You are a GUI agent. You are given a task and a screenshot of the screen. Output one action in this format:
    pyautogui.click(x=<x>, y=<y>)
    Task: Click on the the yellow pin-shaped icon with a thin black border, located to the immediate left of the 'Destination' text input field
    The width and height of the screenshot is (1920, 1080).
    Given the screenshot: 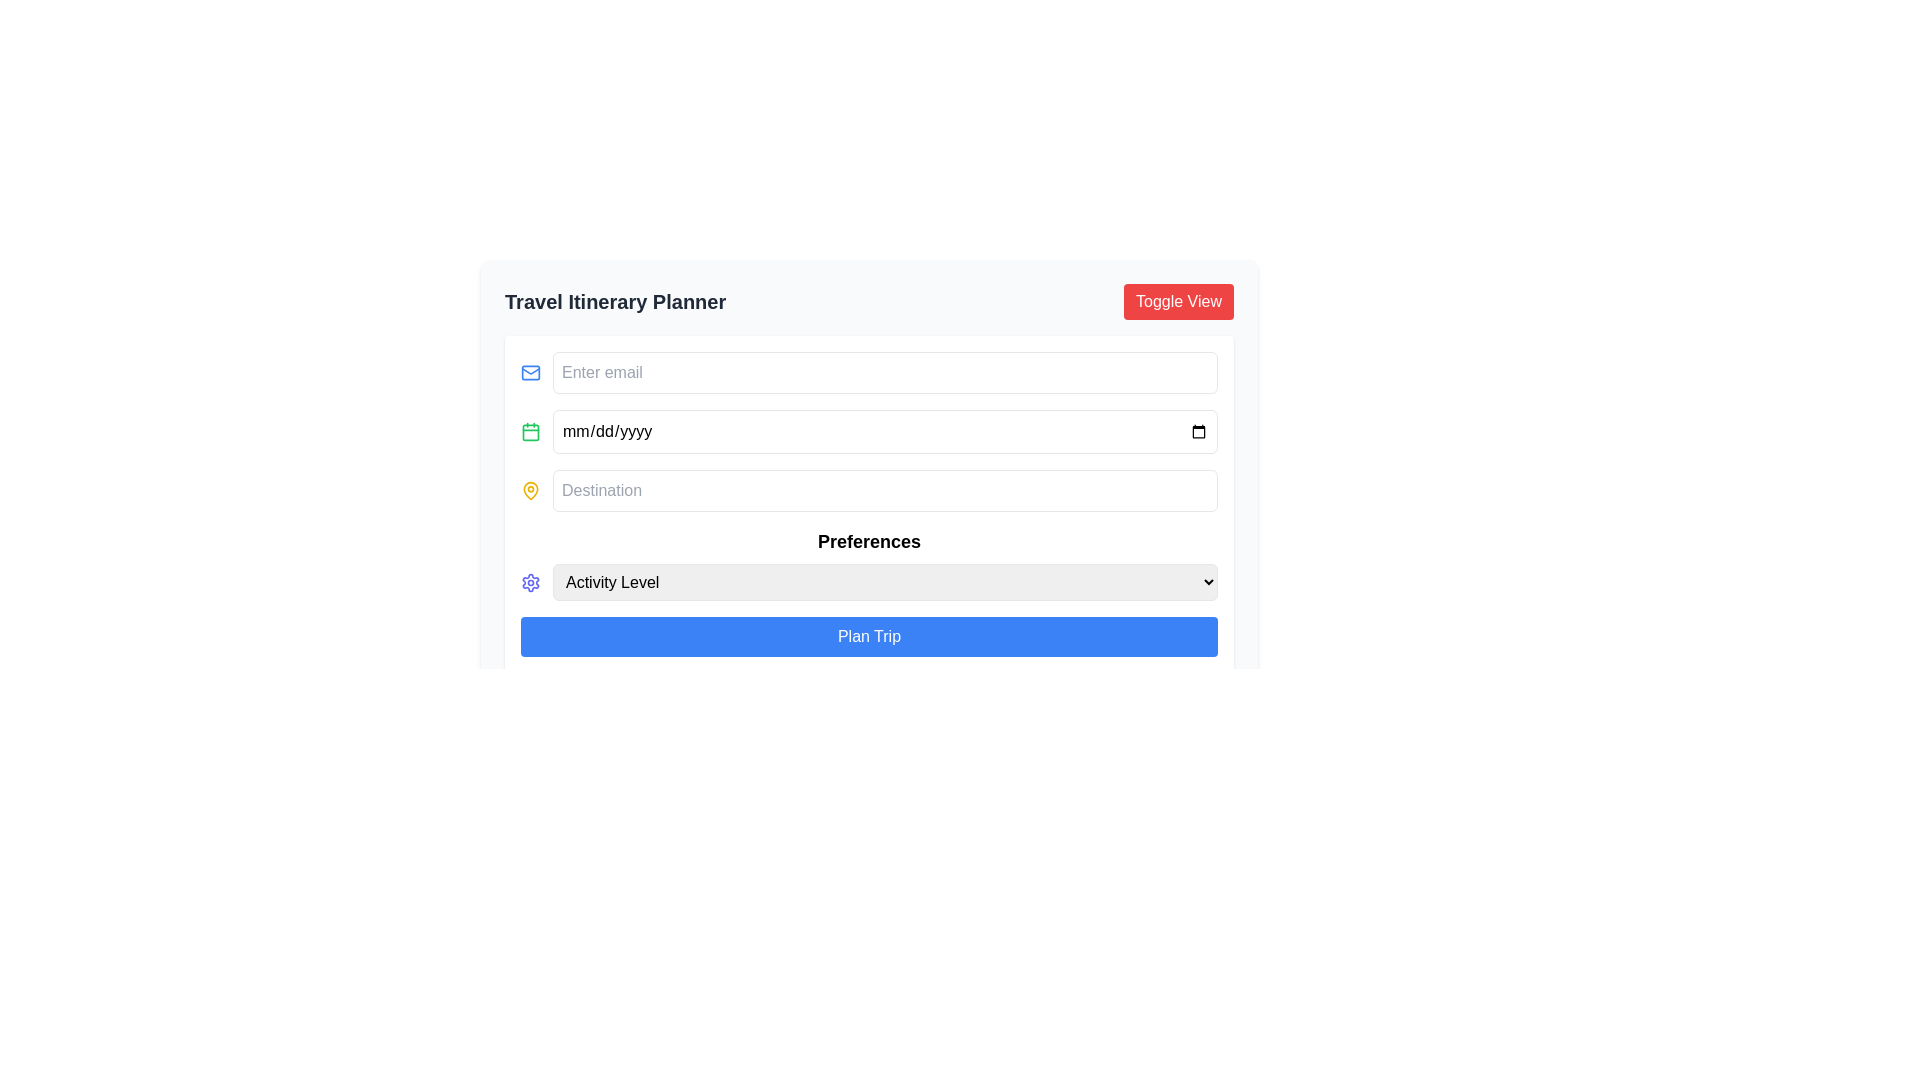 What is the action you would take?
    pyautogui.click(x=531, y=490)
    